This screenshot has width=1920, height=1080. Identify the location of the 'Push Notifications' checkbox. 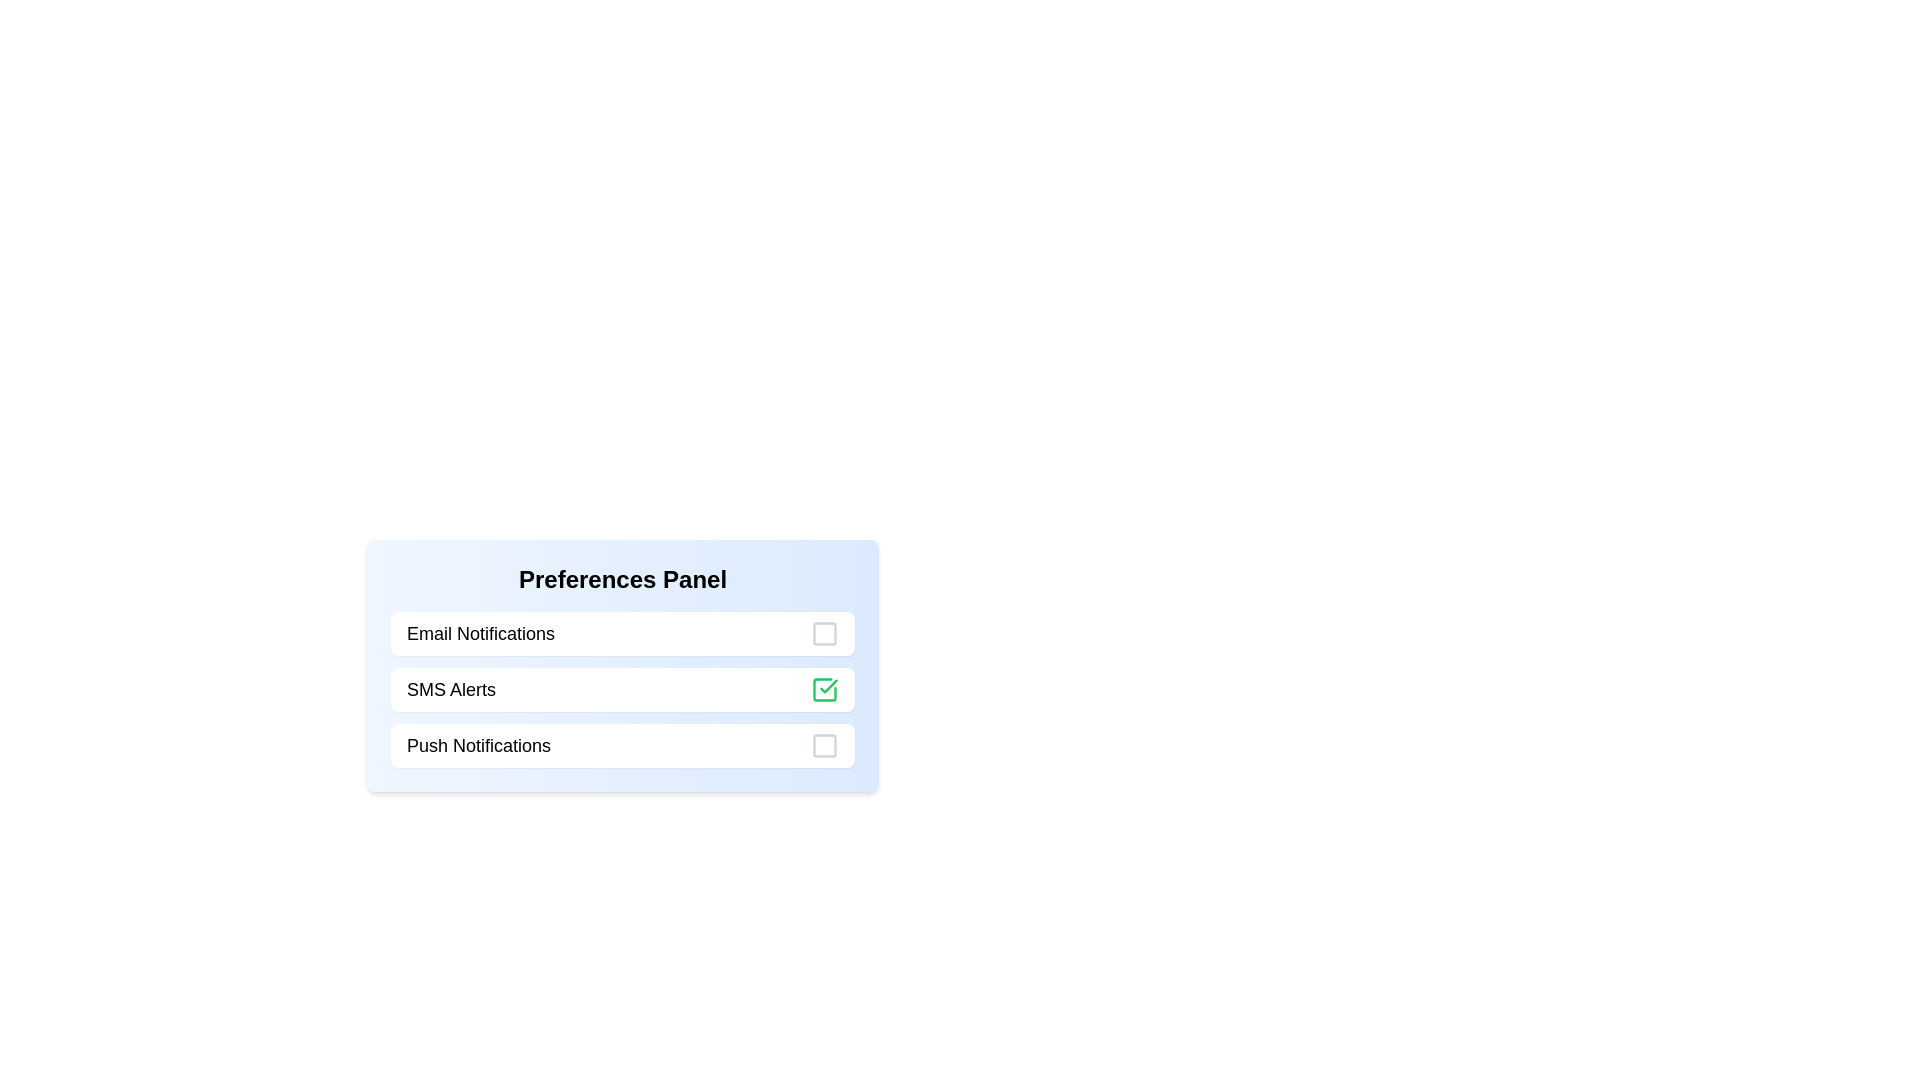
(622, 745).